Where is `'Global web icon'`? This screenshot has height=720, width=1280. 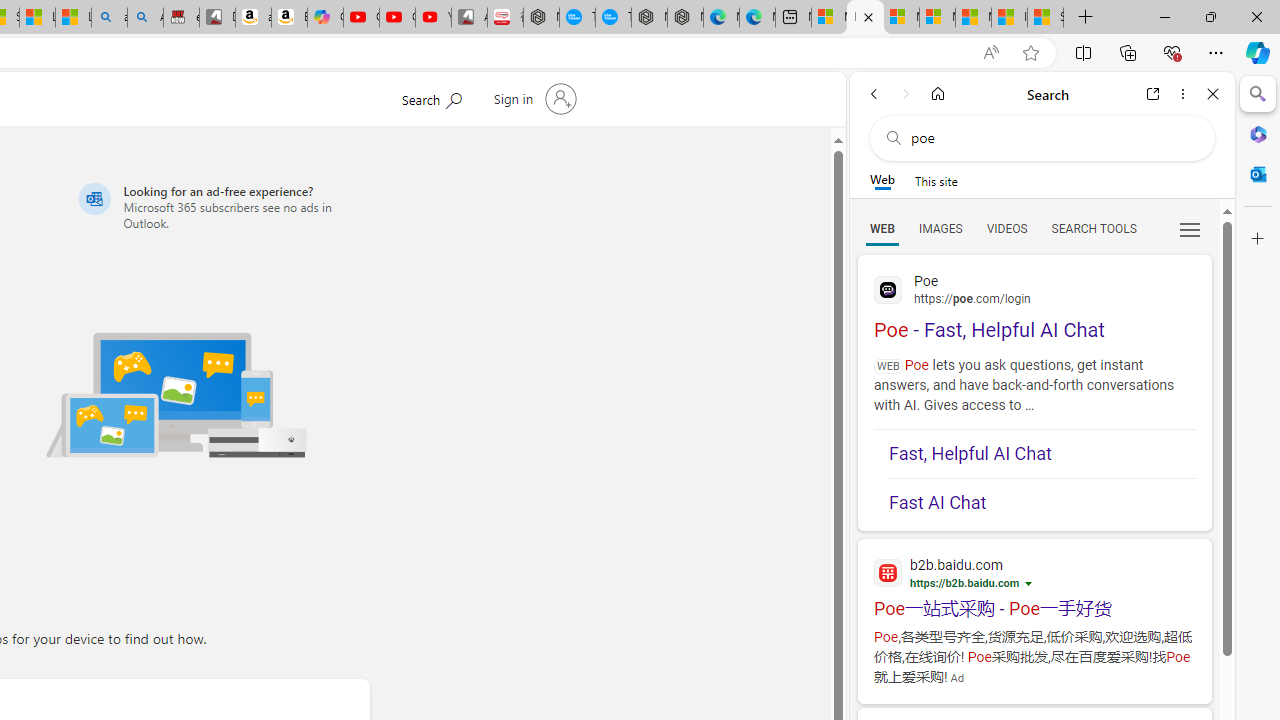
'Global web icon' is located at coordinates (887, 290).